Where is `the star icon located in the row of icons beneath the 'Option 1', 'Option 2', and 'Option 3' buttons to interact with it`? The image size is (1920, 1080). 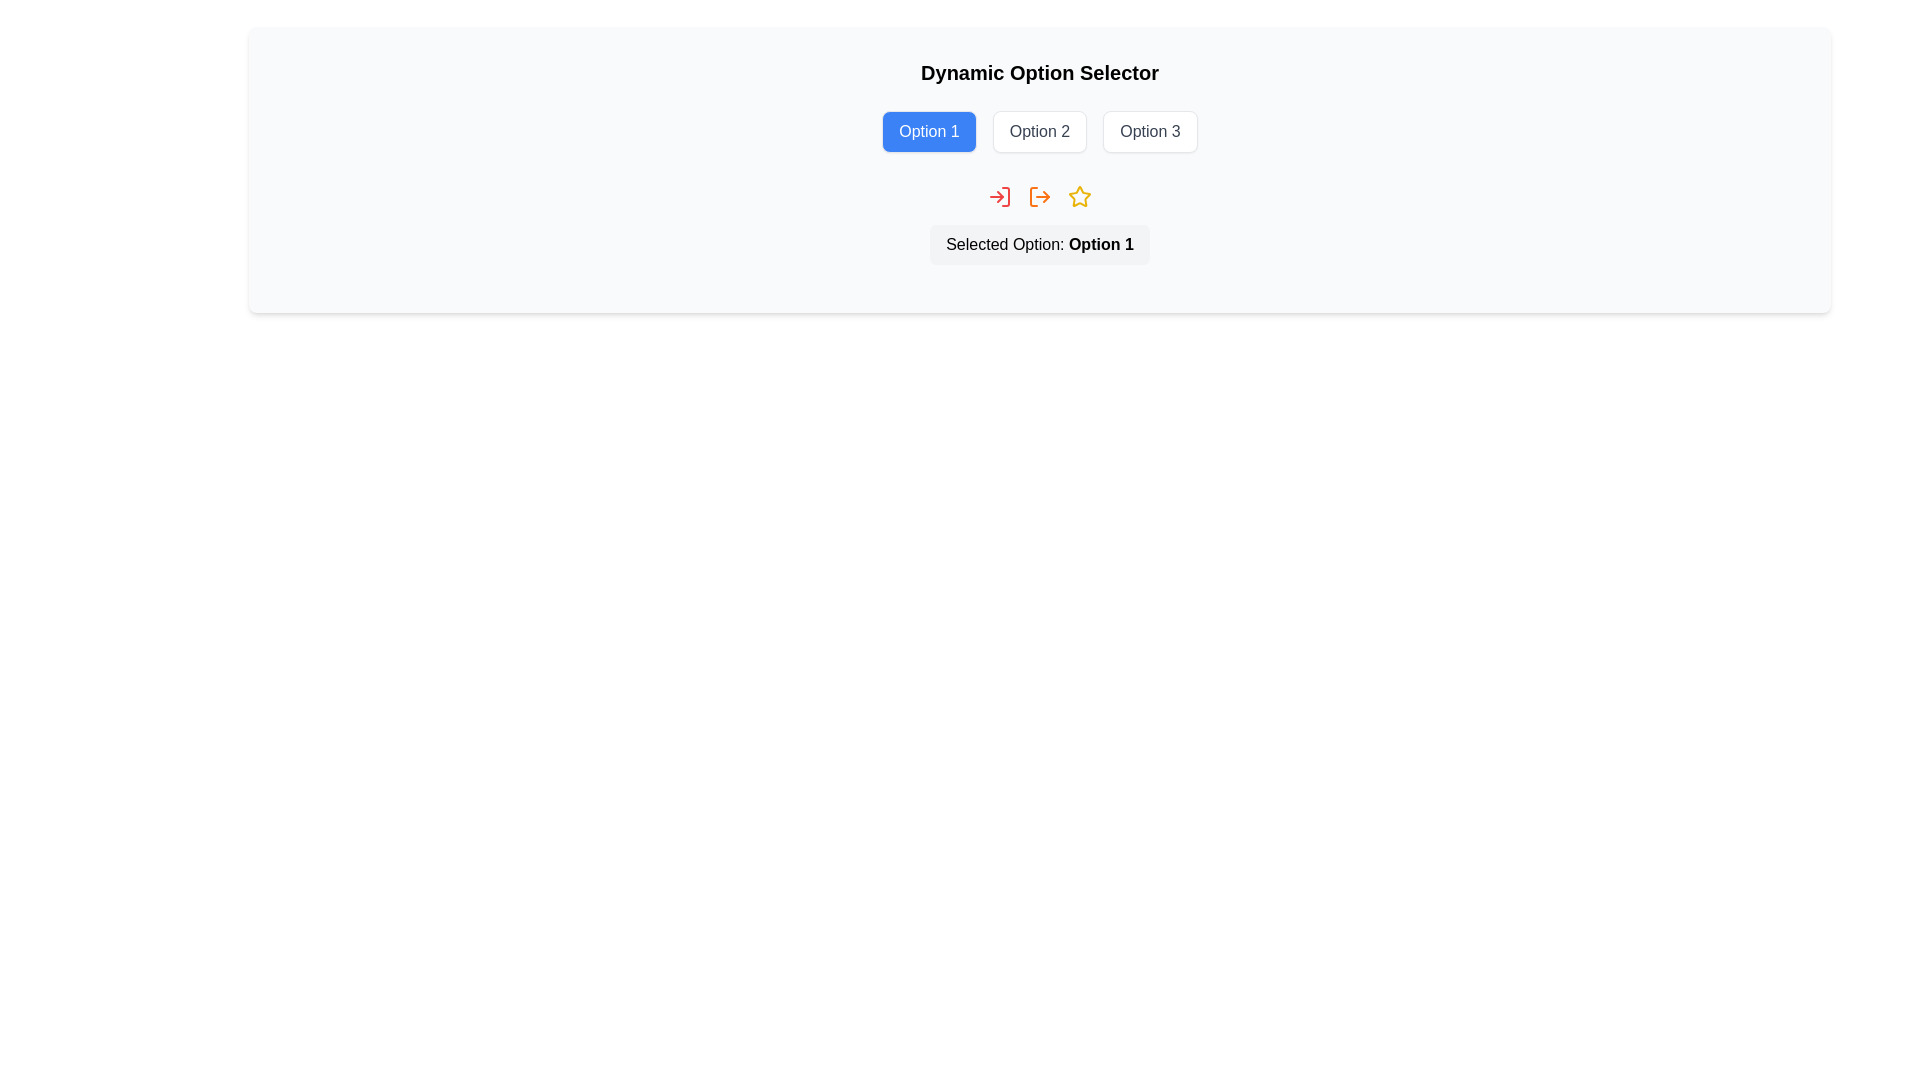
the star icon located in the row of icons beneath the 'Option 1', 'Option 2', and 'Option 3' buttons to interact with it is located at coordinates (1078, 196).